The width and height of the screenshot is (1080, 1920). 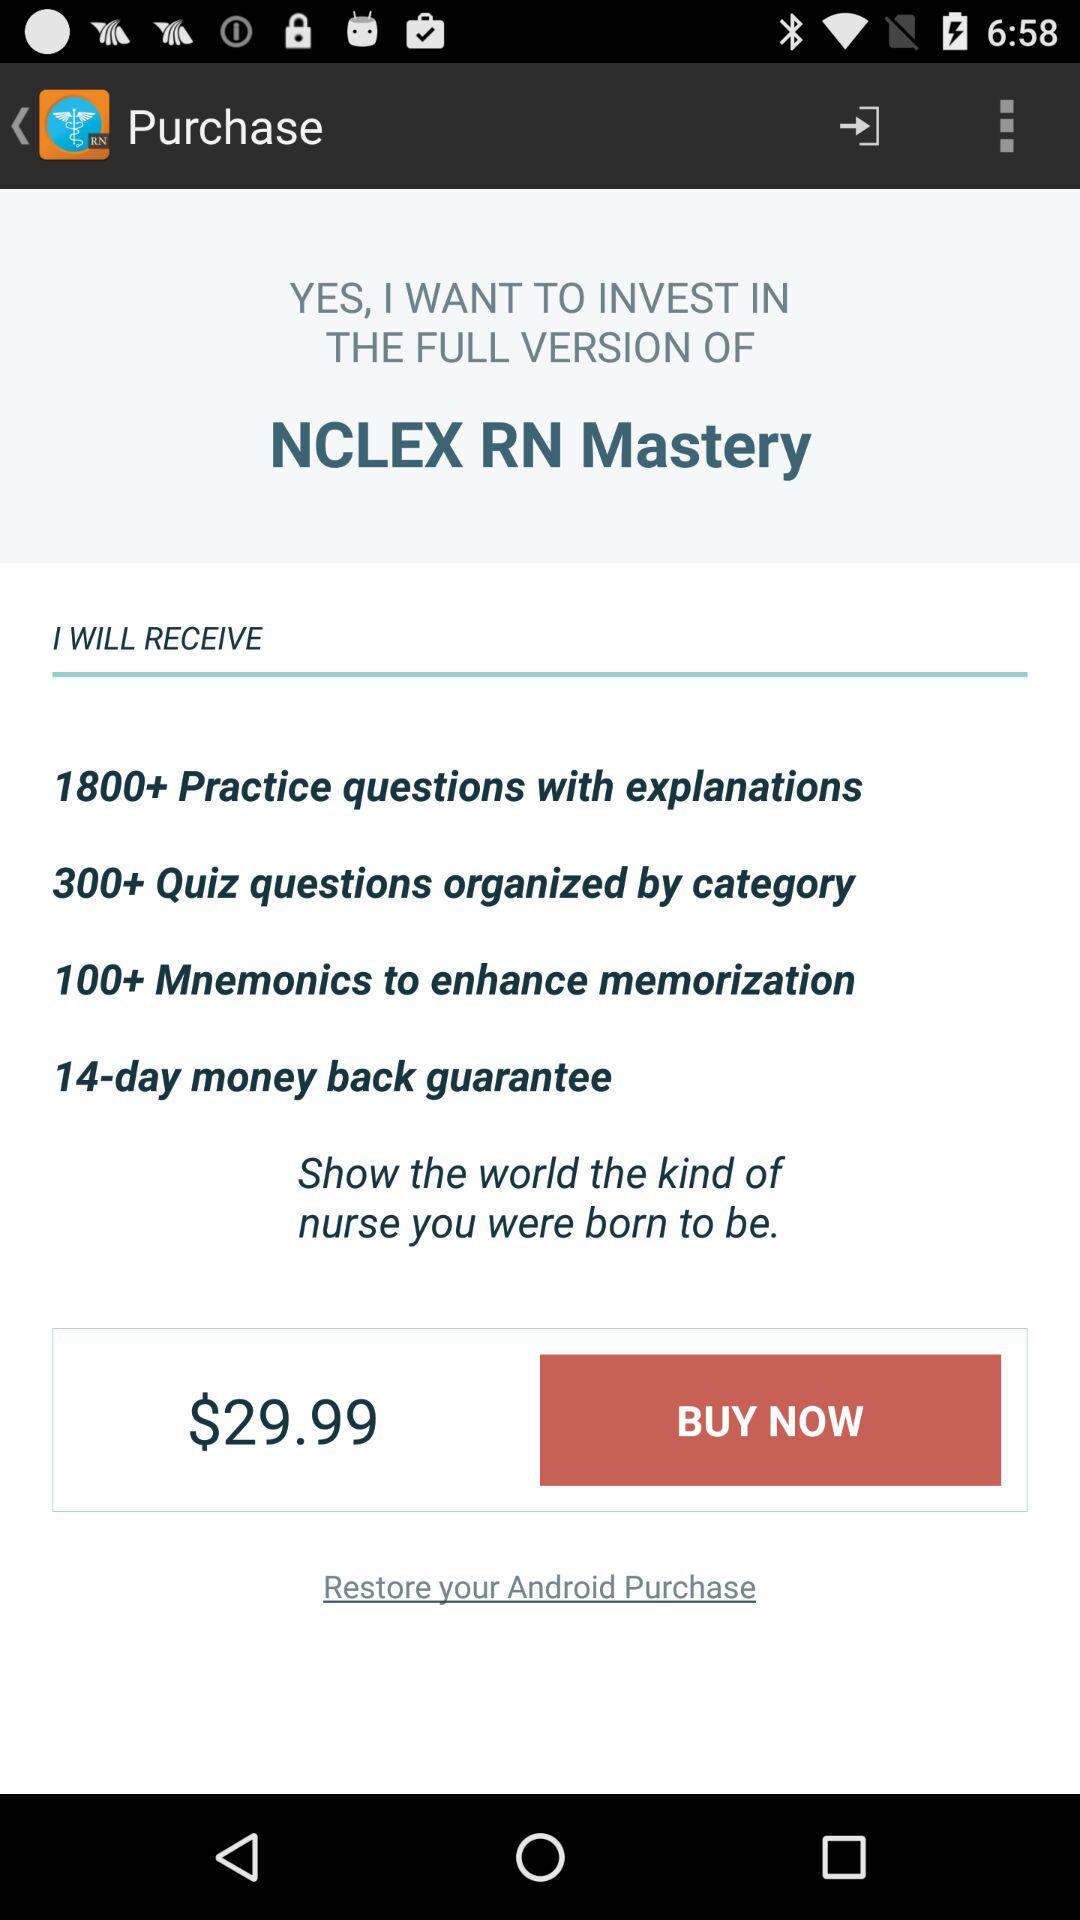 I want to click on the app above the yes i want app, so click(x=1006, y=124).